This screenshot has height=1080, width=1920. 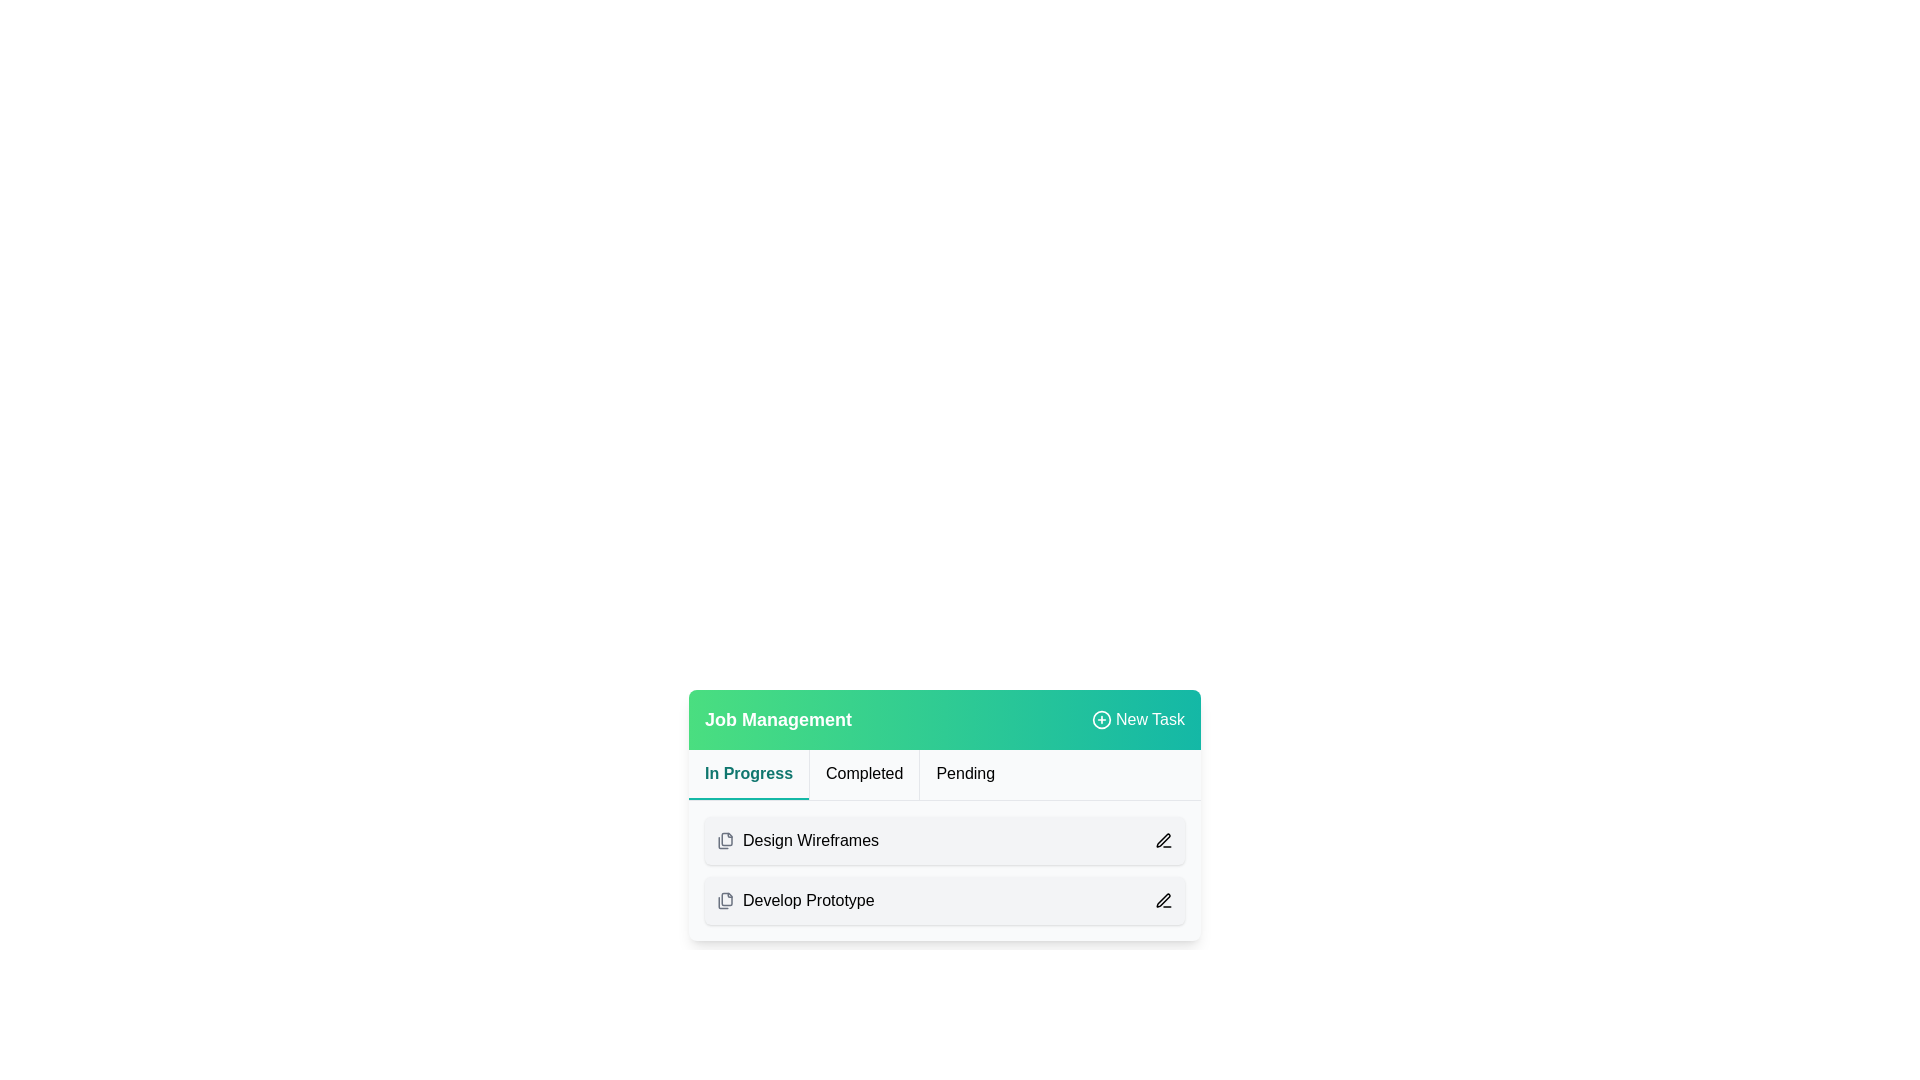 What do you see at coordinates (1100, 720) in the screenshot?
I see `the small SVG plus icon located to the right of the 'New Task' text in the 'Job Management' section header` at bounding box center [1100, 720].